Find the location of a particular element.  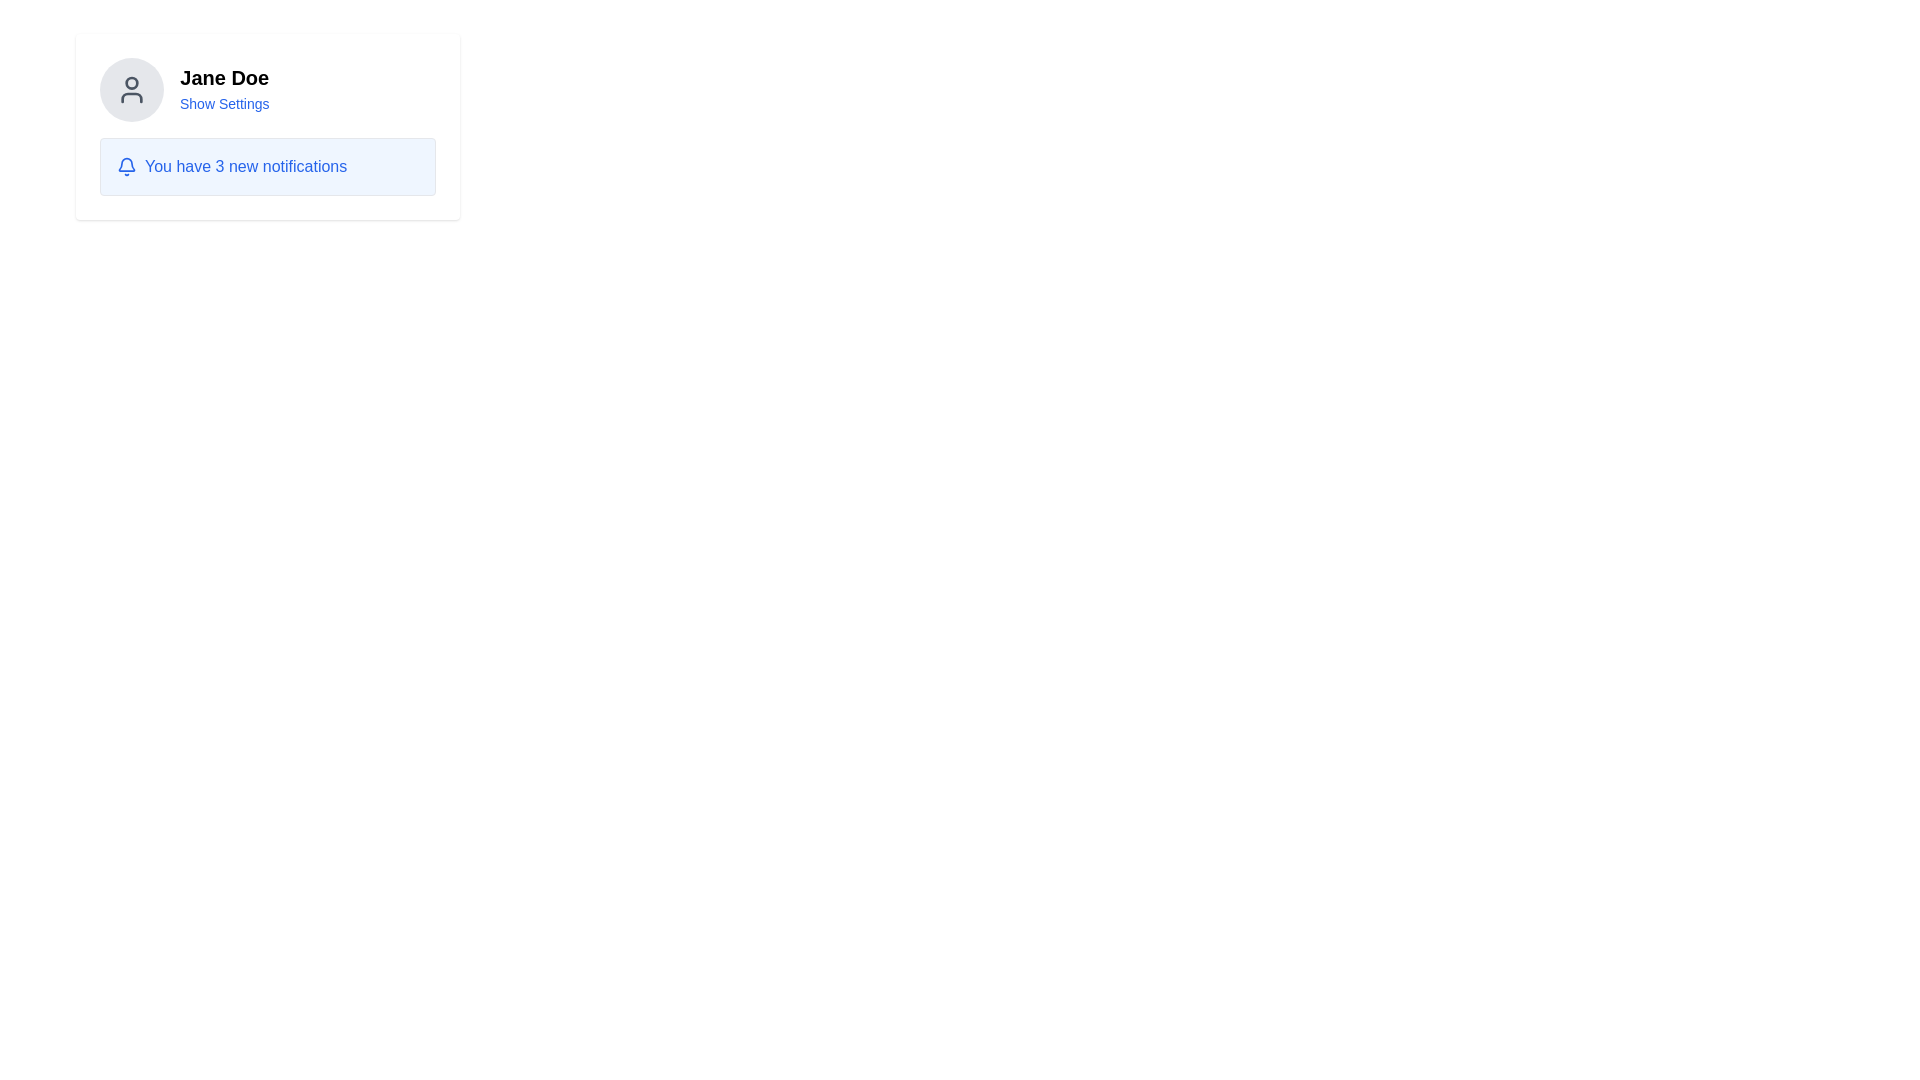

the blue bell icon notification indicator, which is located on the left side of the text 'You have 3 new notifications' in the notification panel is located at coordinates (125, 165).